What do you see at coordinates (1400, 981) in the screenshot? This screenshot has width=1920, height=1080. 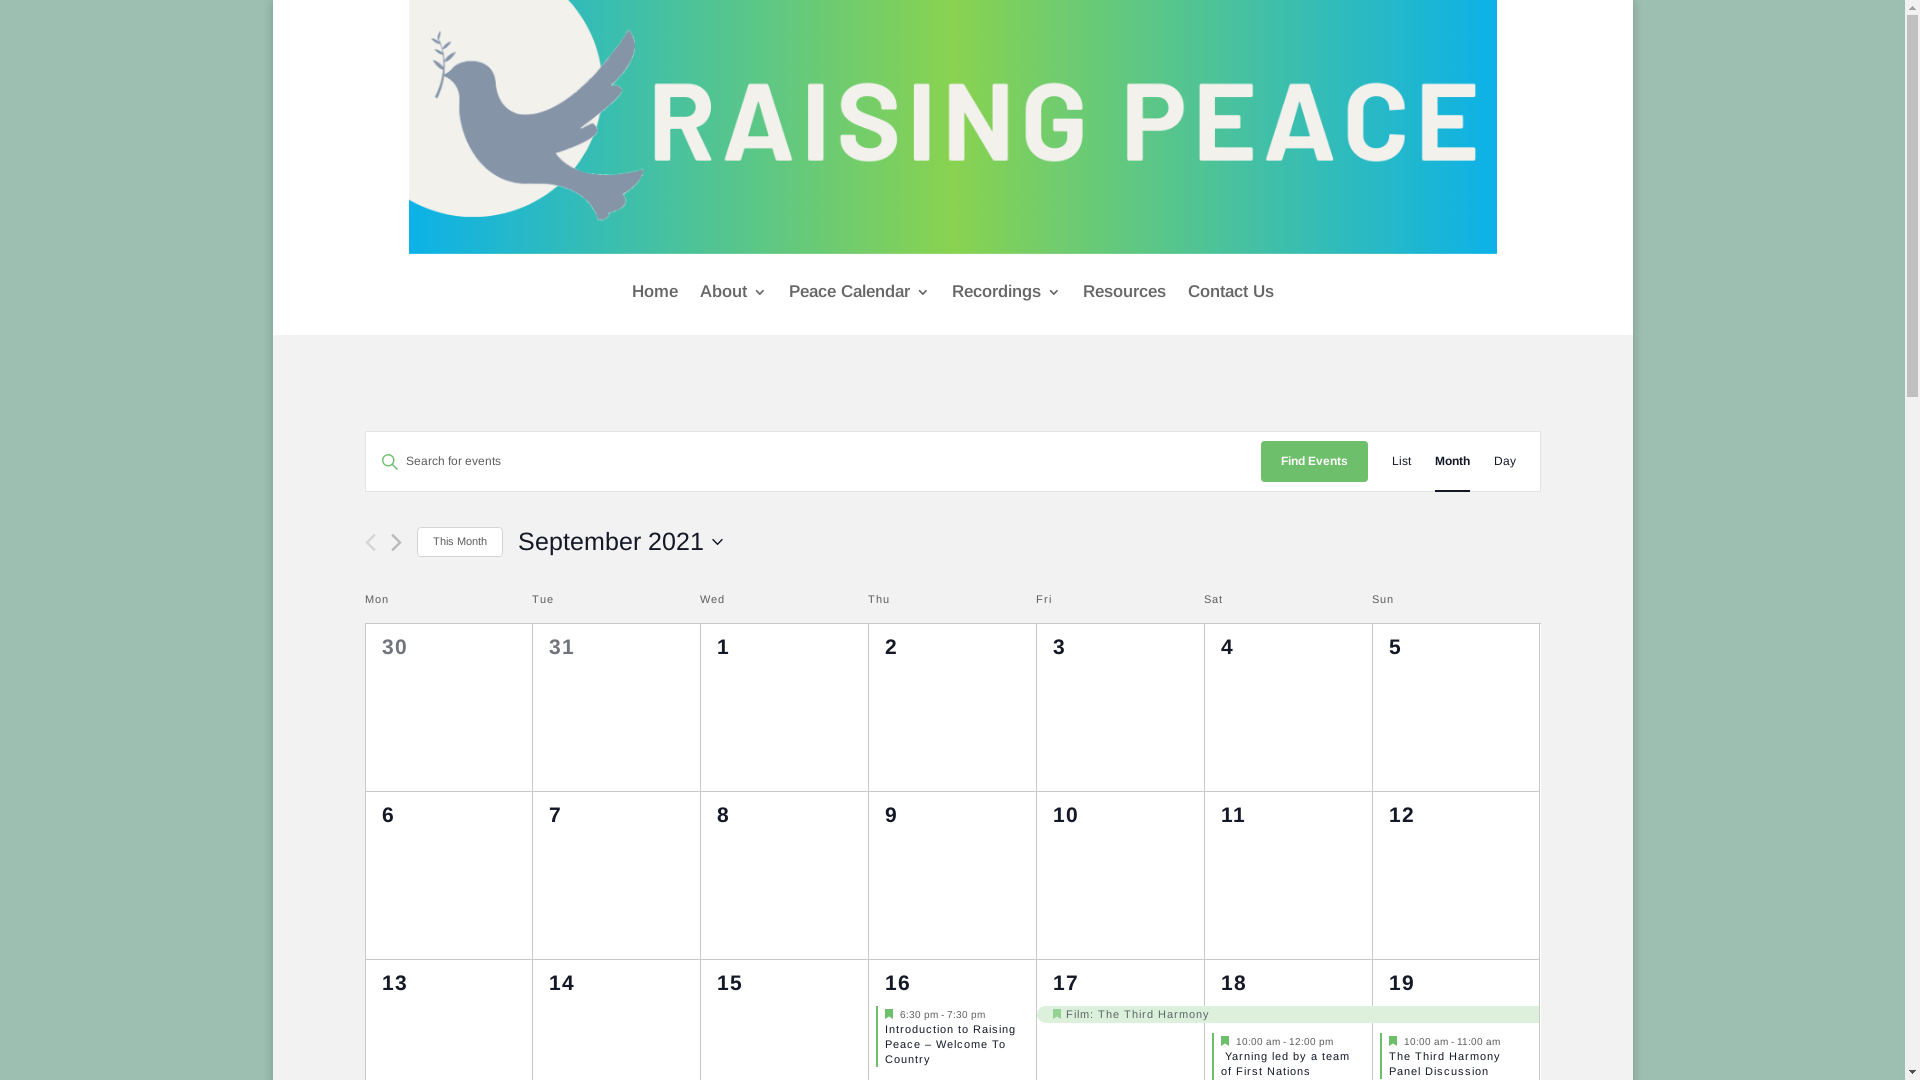 I see `'19'` at bounding box center [1400, 981].